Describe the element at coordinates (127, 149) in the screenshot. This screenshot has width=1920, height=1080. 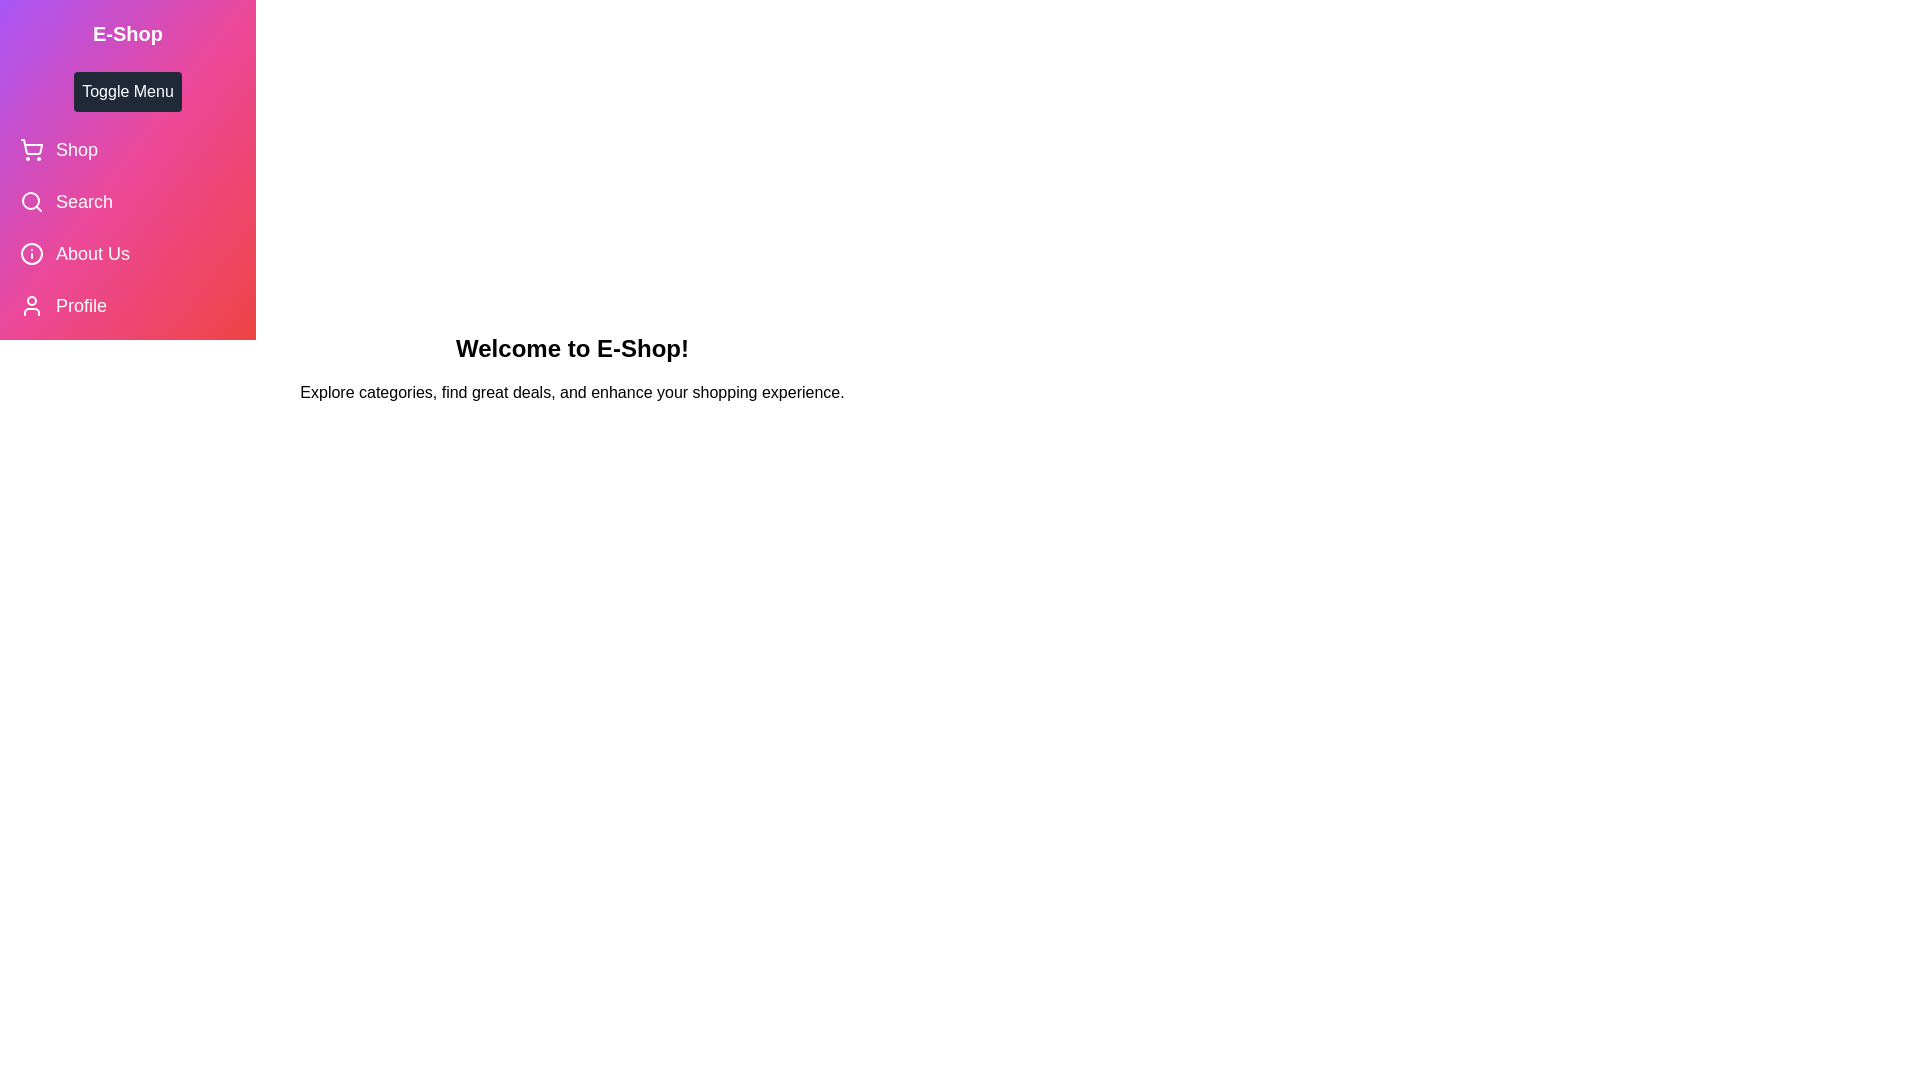
I see `the 'Shop' menu item to select it` at that location.